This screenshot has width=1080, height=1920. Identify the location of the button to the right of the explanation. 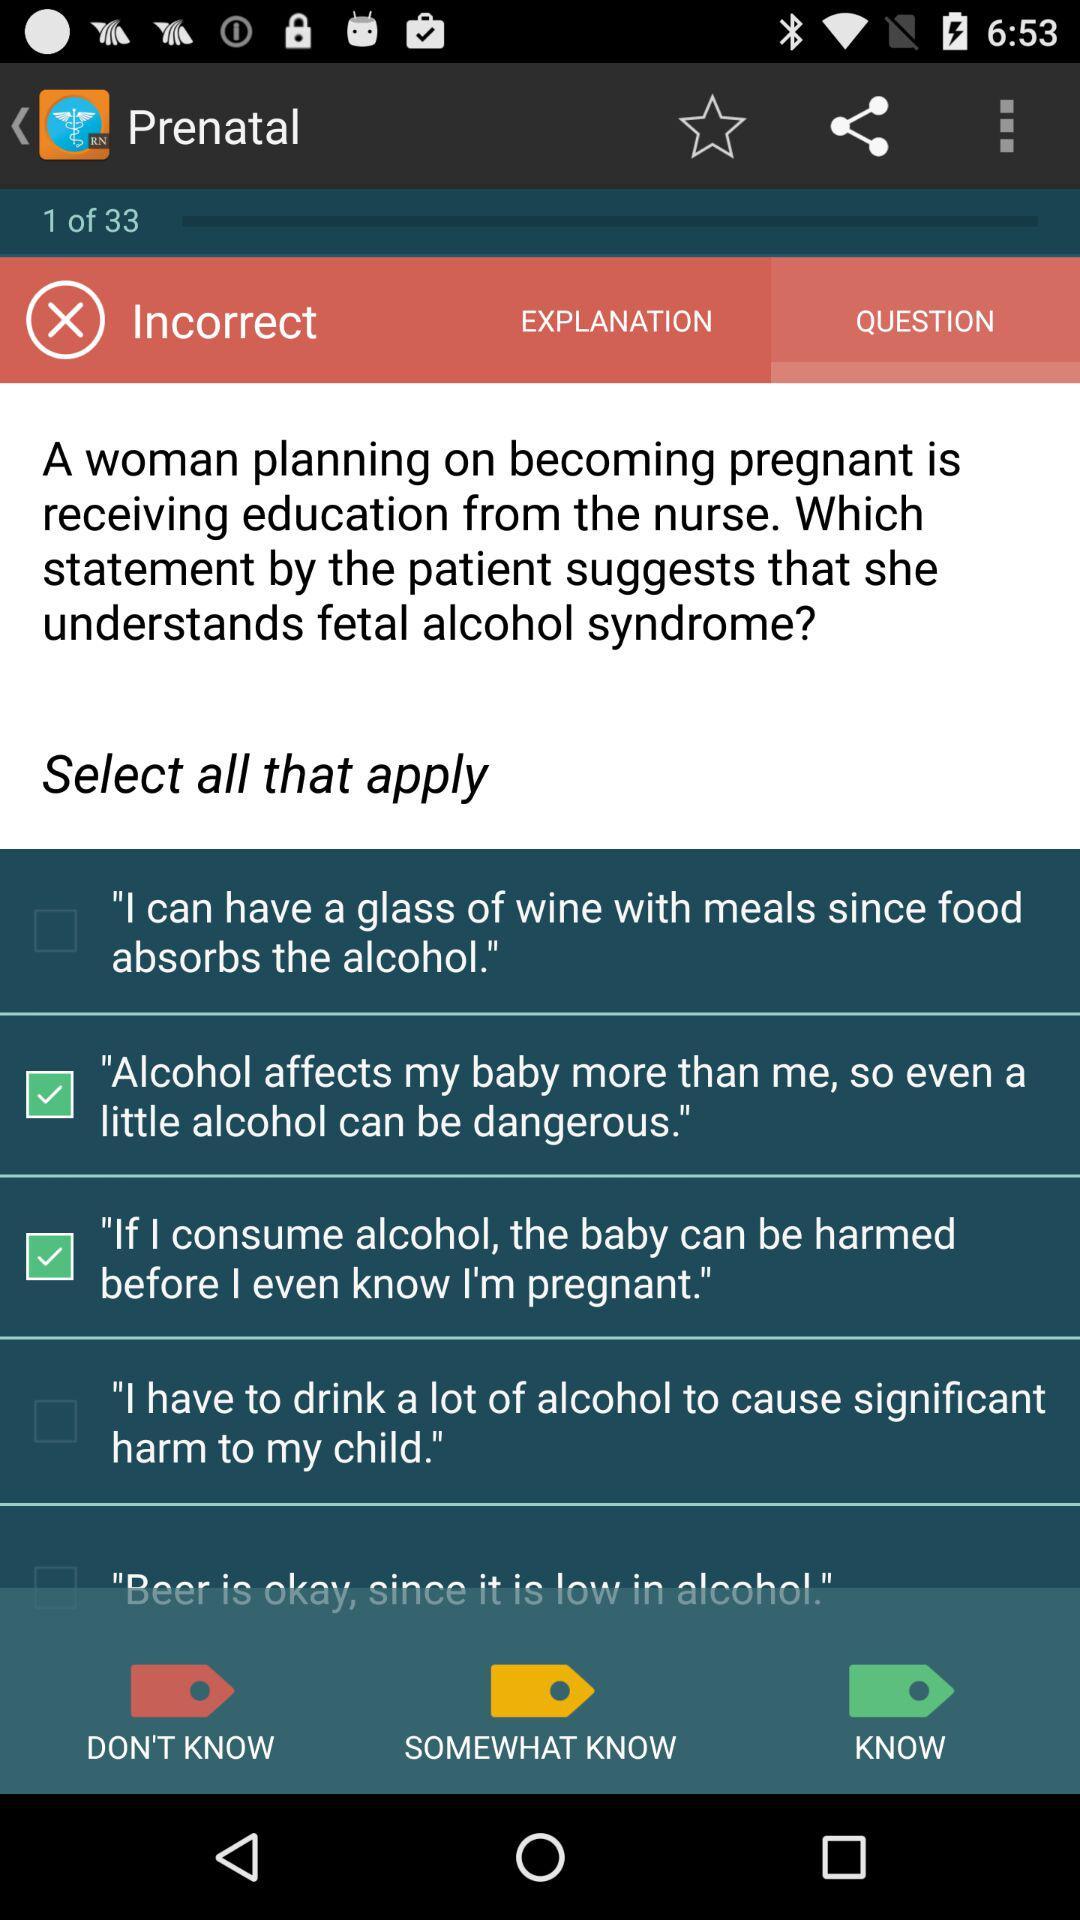
(925, 320).